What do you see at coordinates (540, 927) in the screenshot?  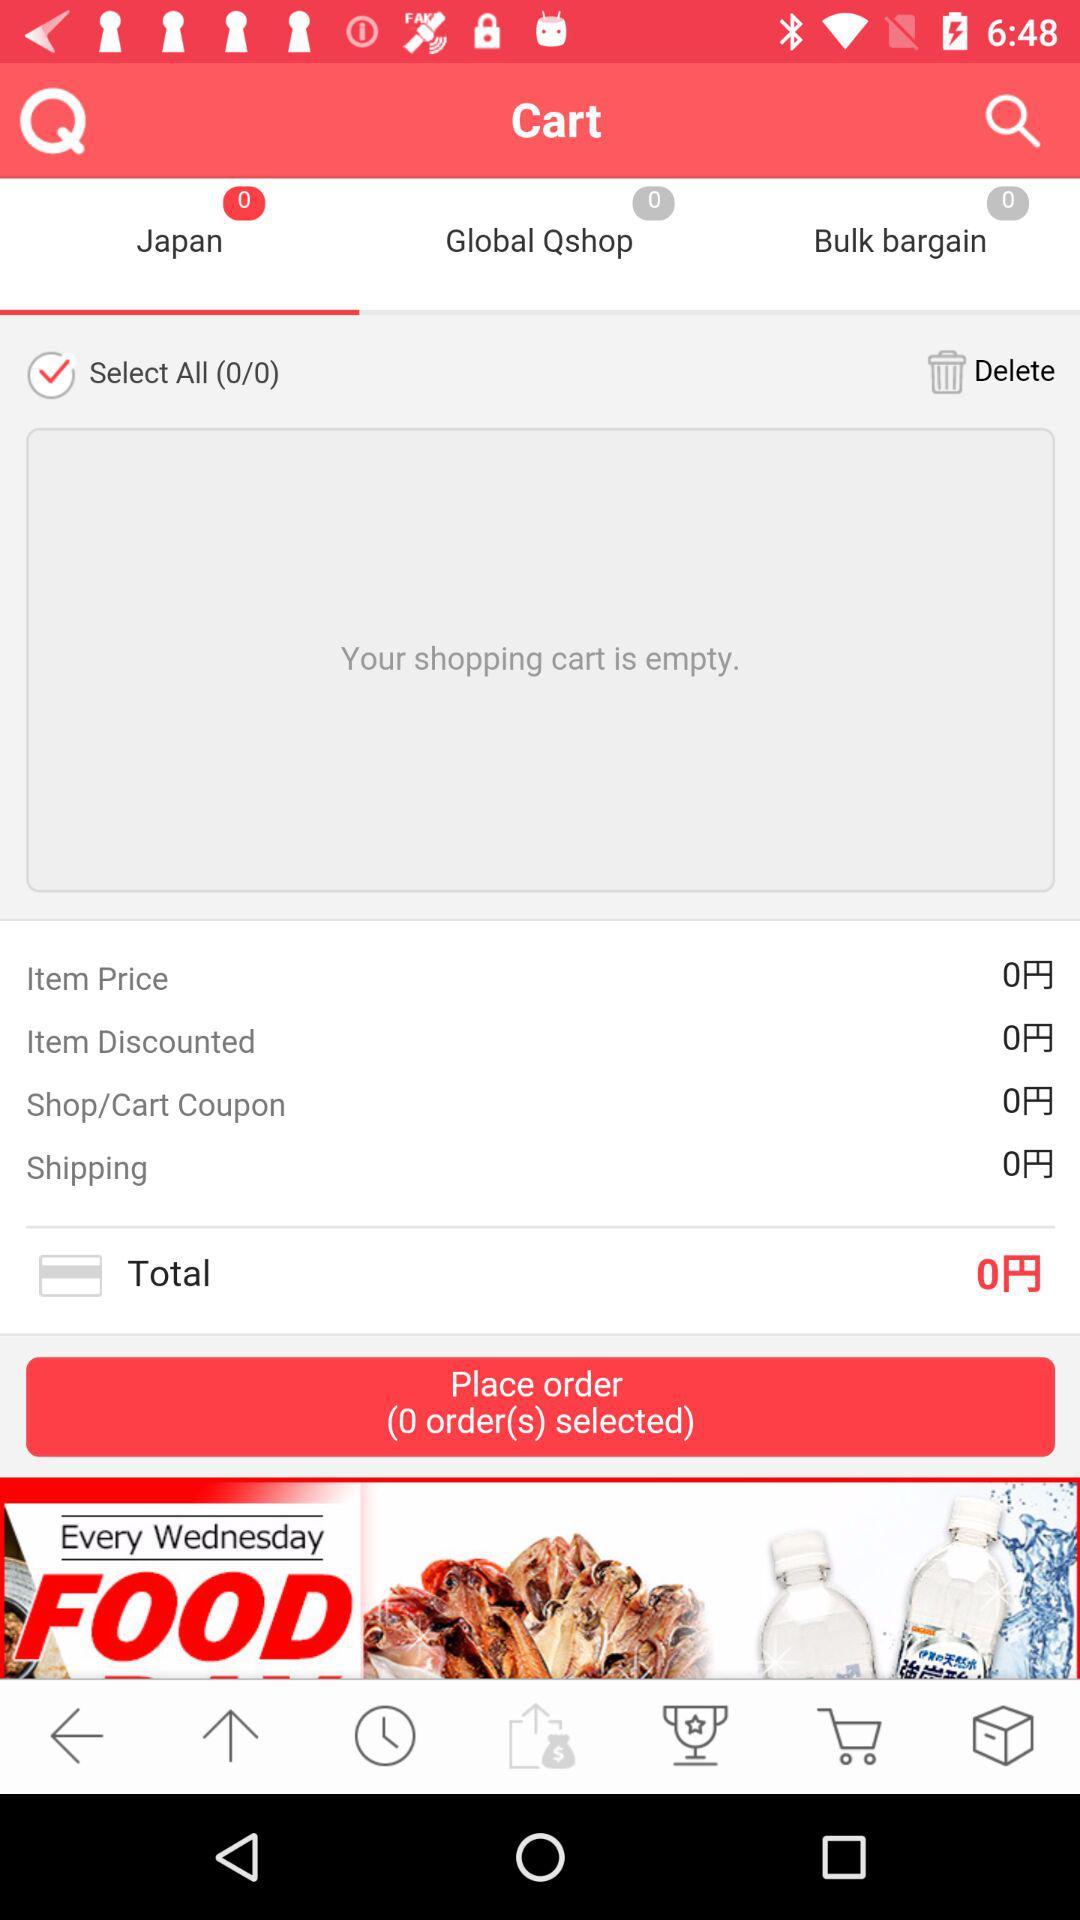 I see `description` at bounding box center [540, 927].